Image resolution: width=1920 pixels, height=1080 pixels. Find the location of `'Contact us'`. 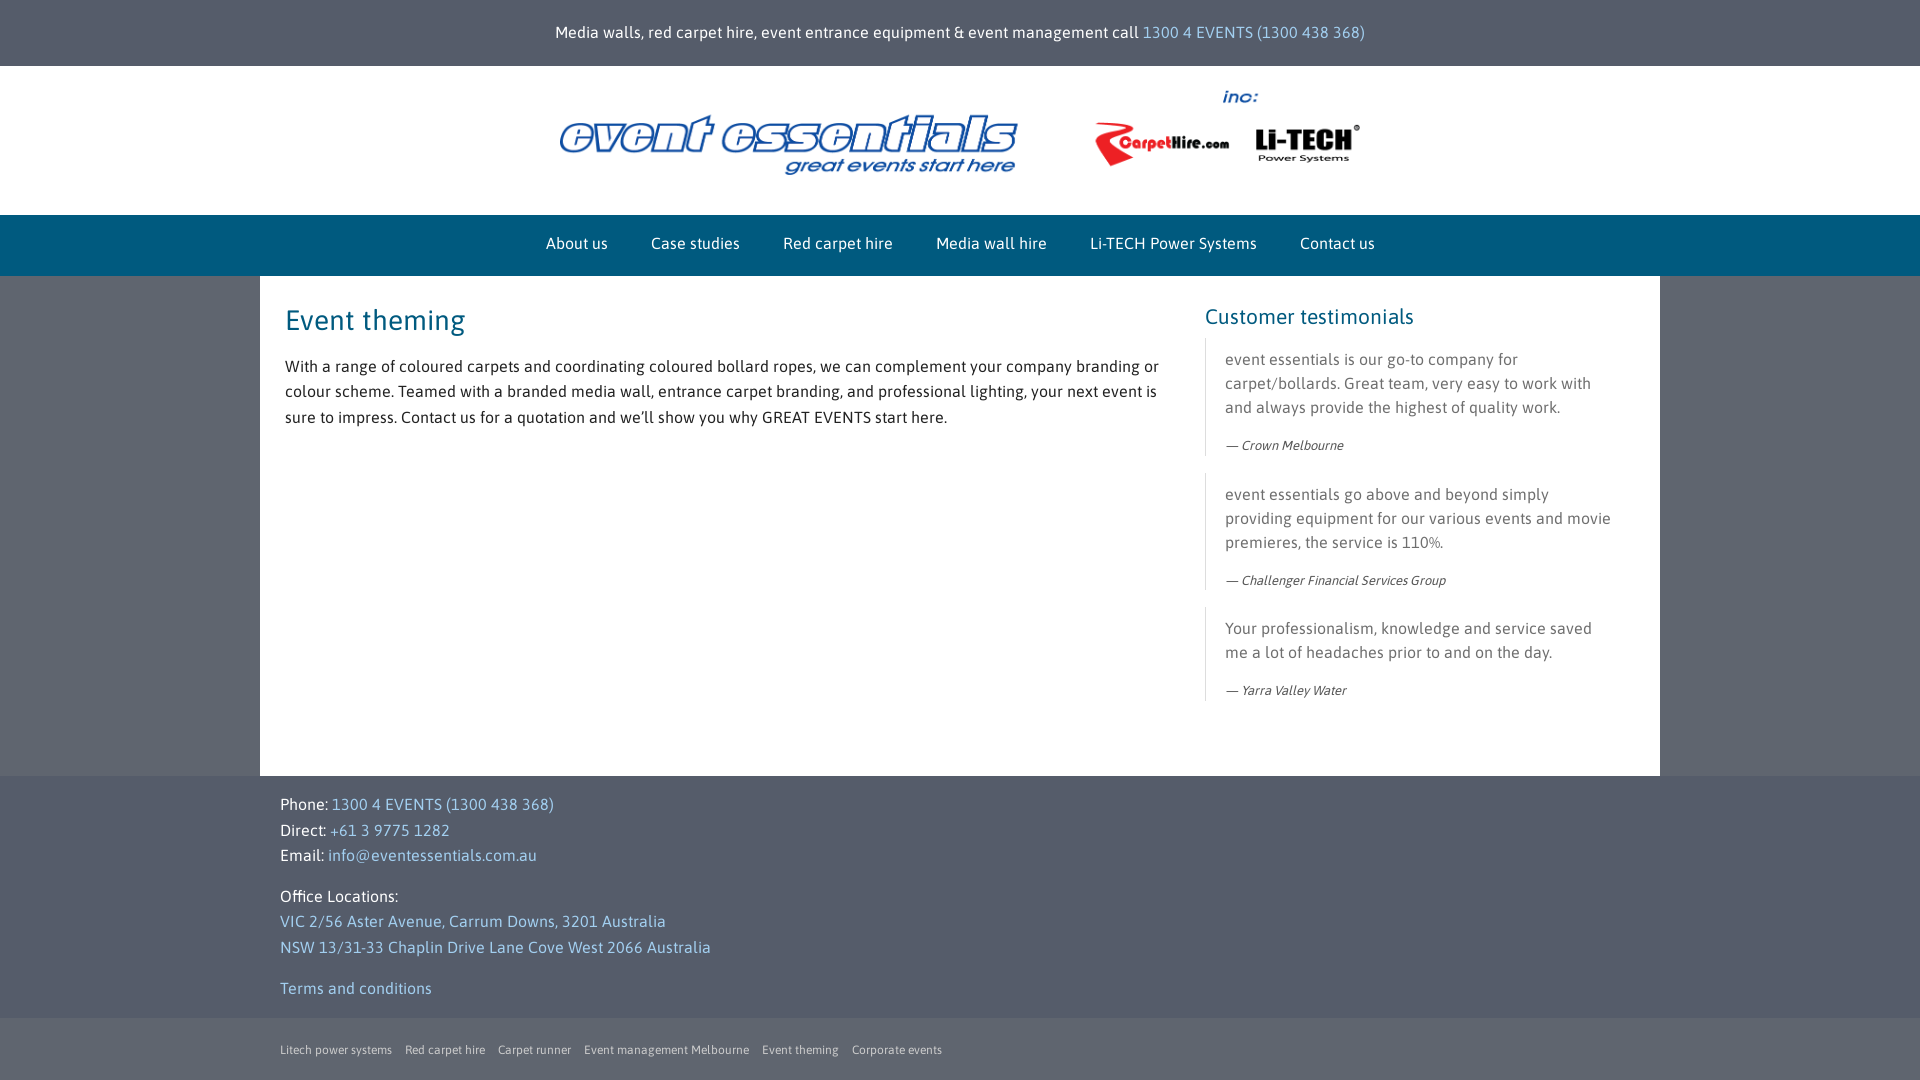

'Contact us' is located at coordinates (1337, 242).